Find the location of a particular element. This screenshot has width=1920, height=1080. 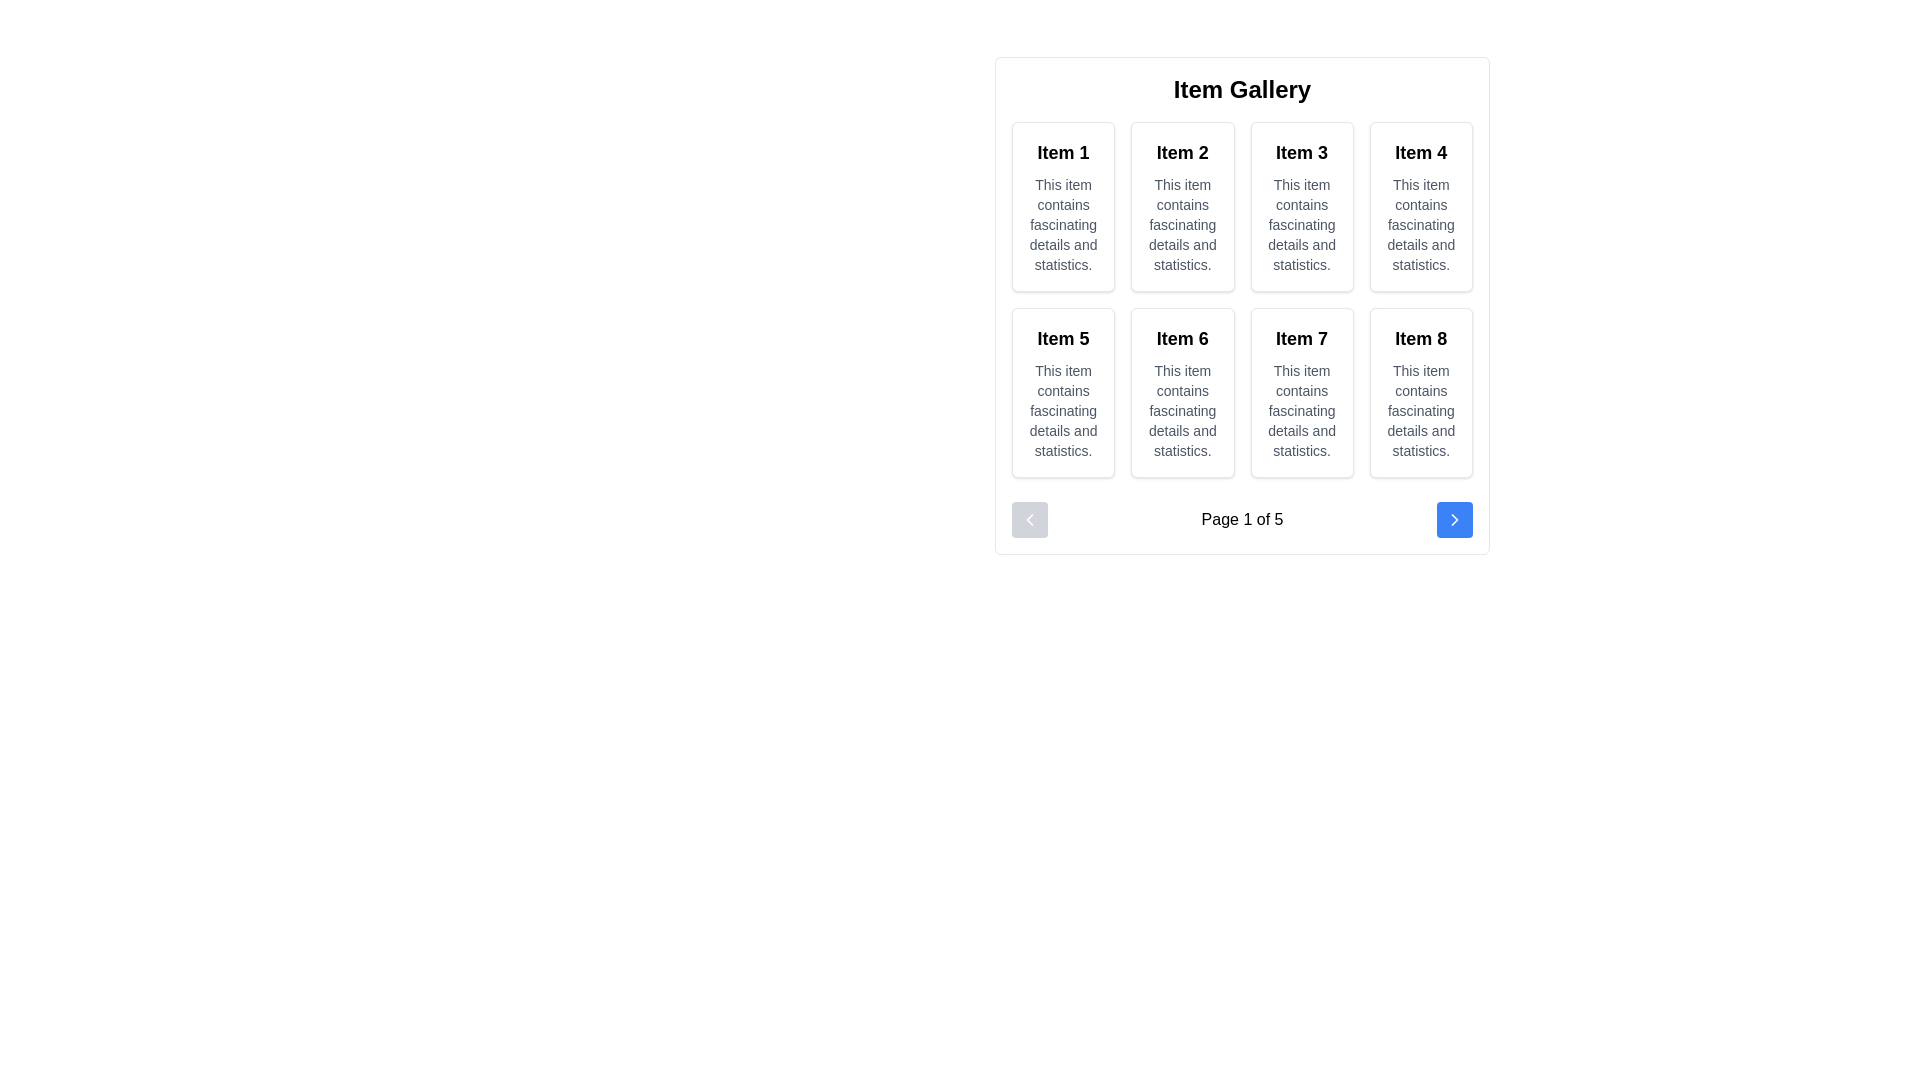

text from the Text Label that serves as the title or header for the last card in the second row of the grid structure is located at coordinates (1420, 338).